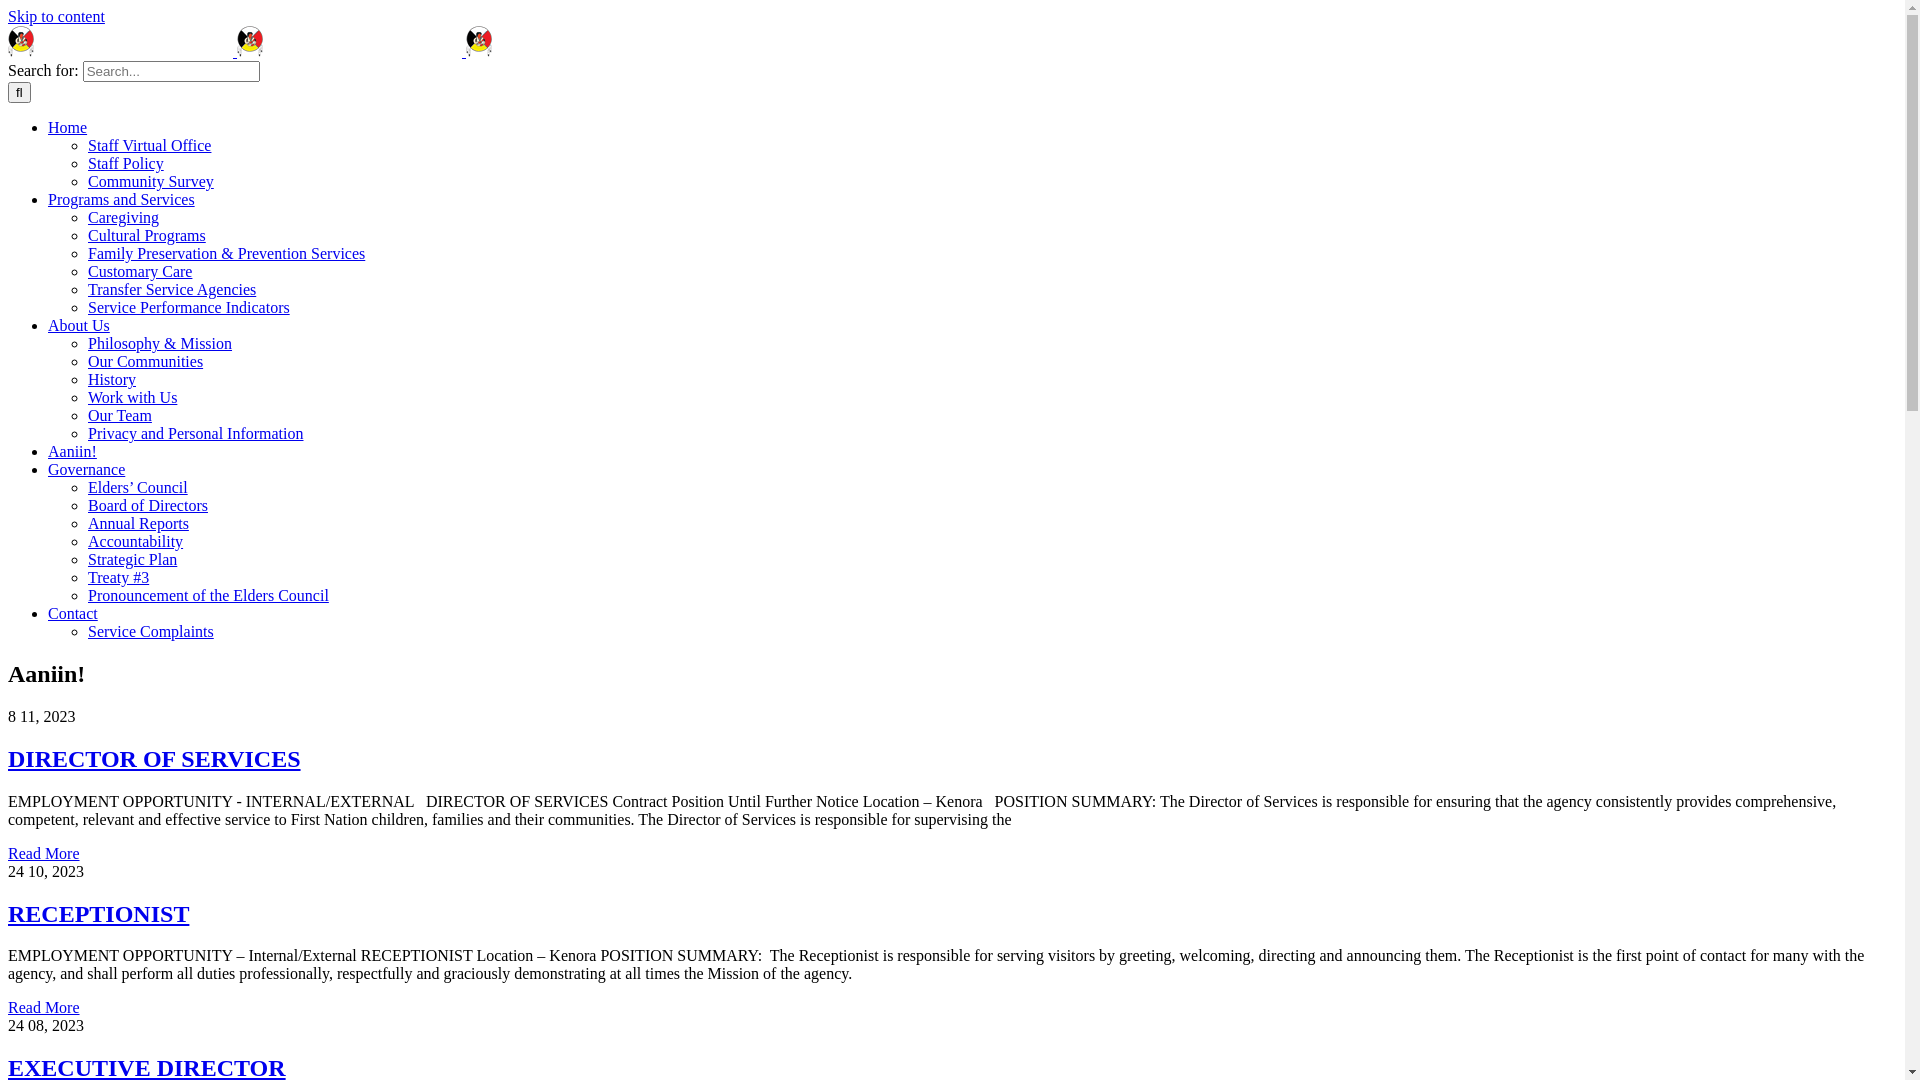 Image resolution: width=1920 pixels, height=1080 pixels. Describe the element at coordinates (120, 199) in the screenshot. I see `'Programs and Services'` at that location.